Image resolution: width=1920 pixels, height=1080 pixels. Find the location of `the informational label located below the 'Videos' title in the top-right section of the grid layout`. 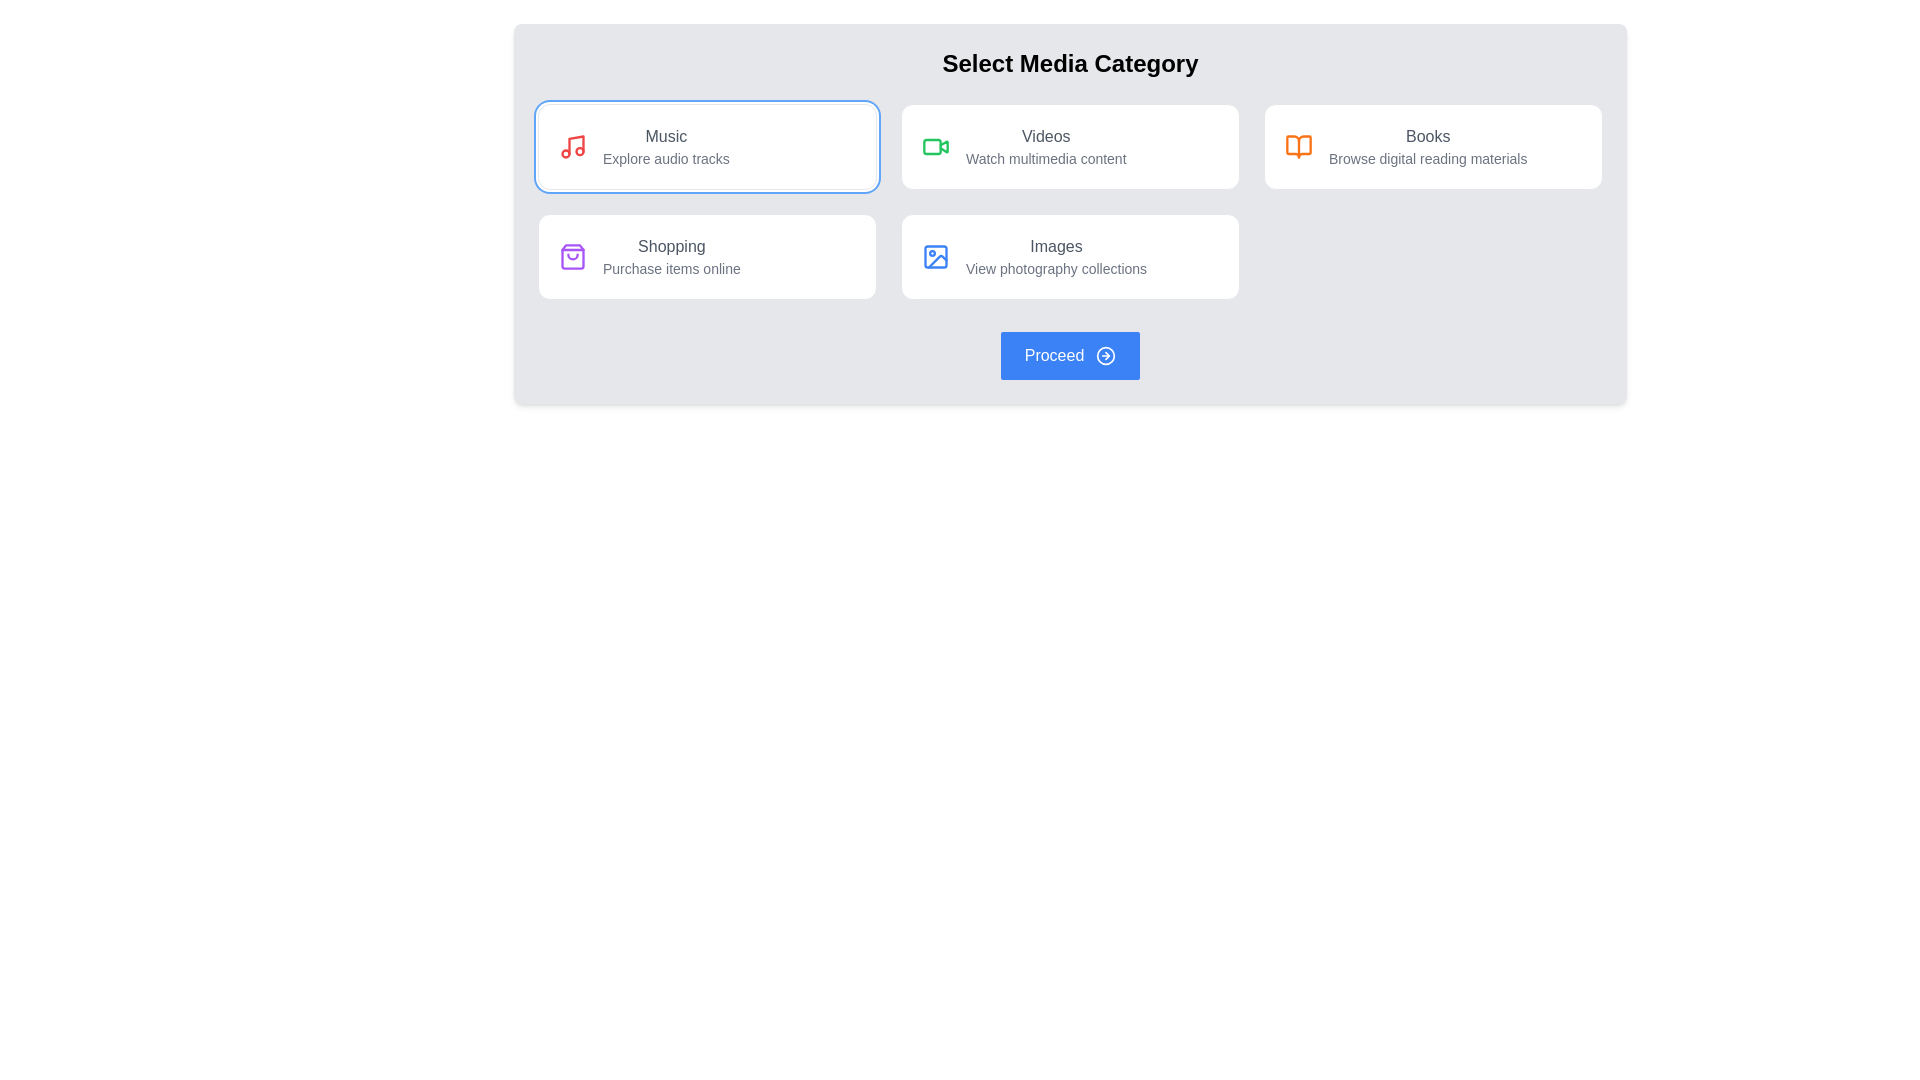

the informational label located below the 'Videos' title in the top-right section of the grid layout is located at coordinates (1045, 157).